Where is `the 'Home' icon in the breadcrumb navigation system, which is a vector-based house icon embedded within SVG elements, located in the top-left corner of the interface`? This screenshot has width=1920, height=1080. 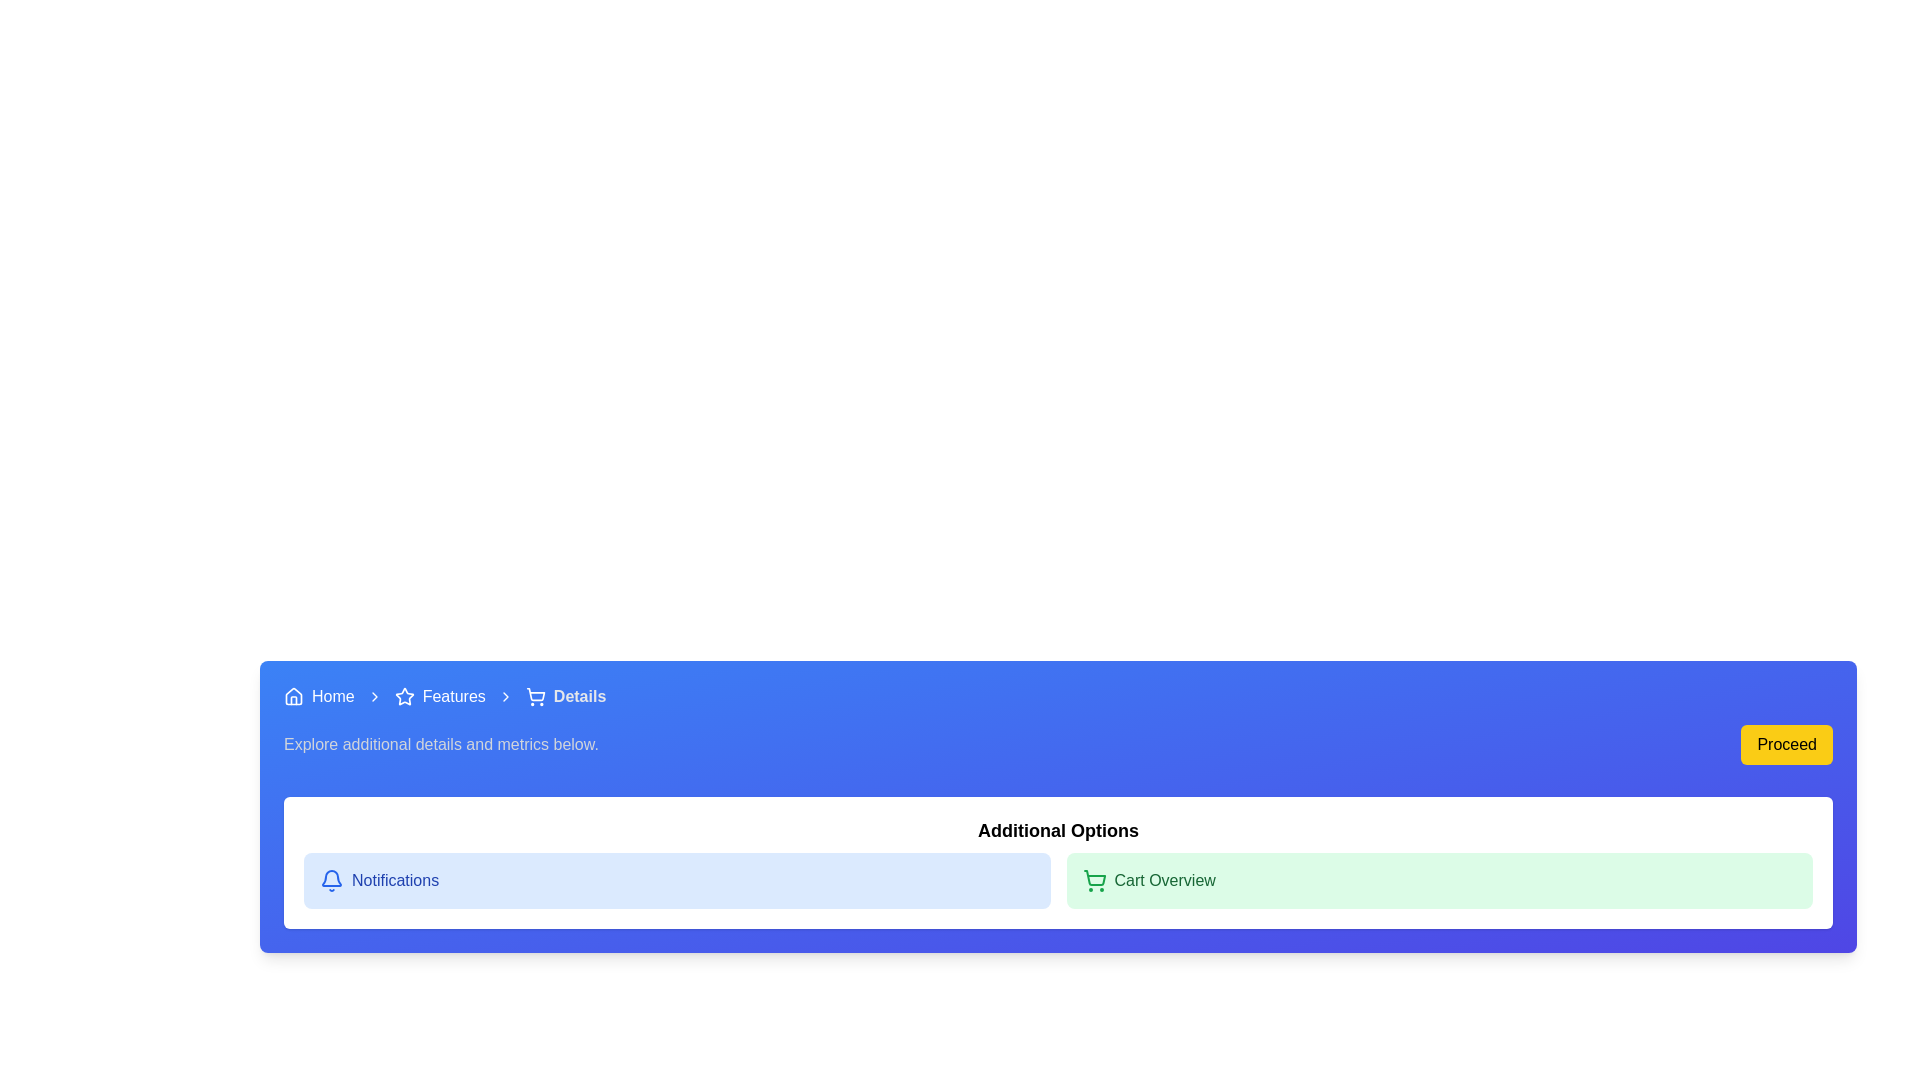 the 'Home' icon in the breadcrumb navigation system, which is a vector-based house icon embedded within SVG elements, located in the top-left corner of the interface is located at coordinates (292, 694).